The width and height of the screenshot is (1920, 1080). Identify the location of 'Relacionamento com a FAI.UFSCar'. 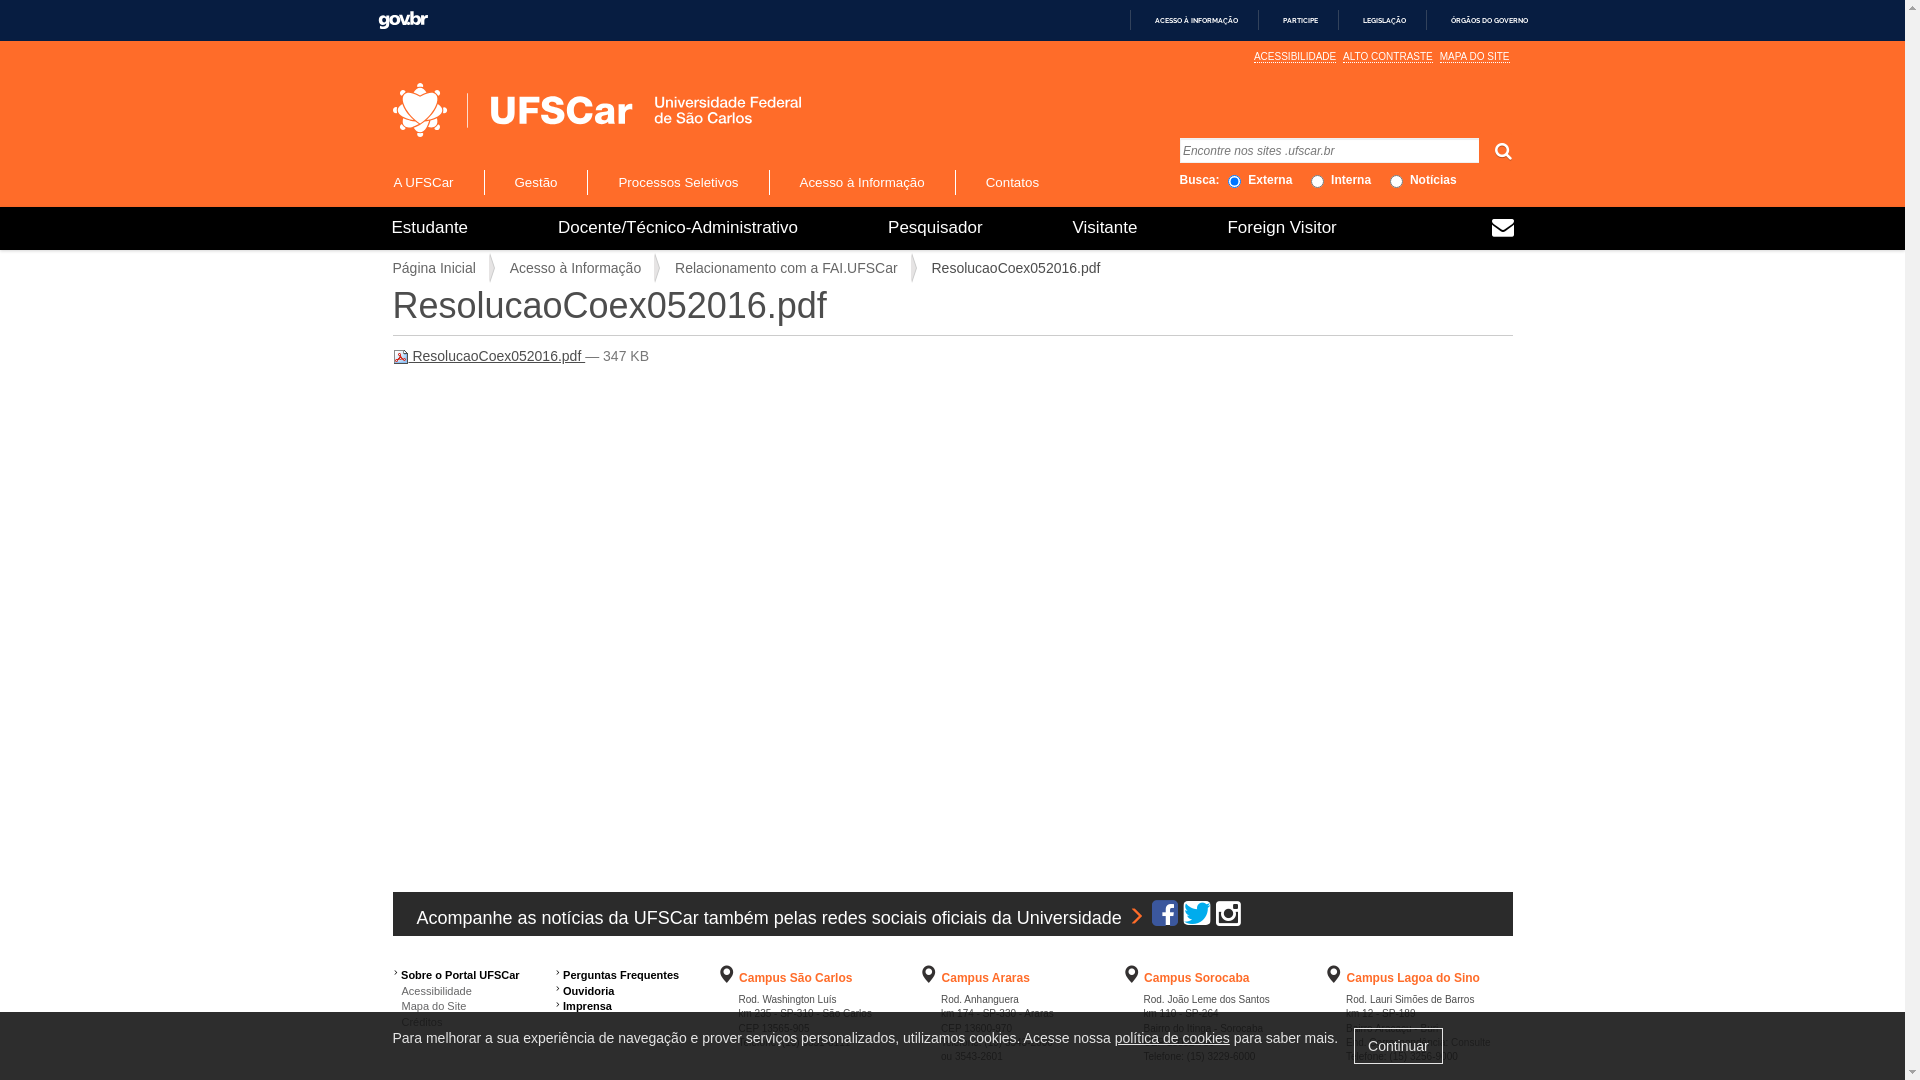
(785, 266).